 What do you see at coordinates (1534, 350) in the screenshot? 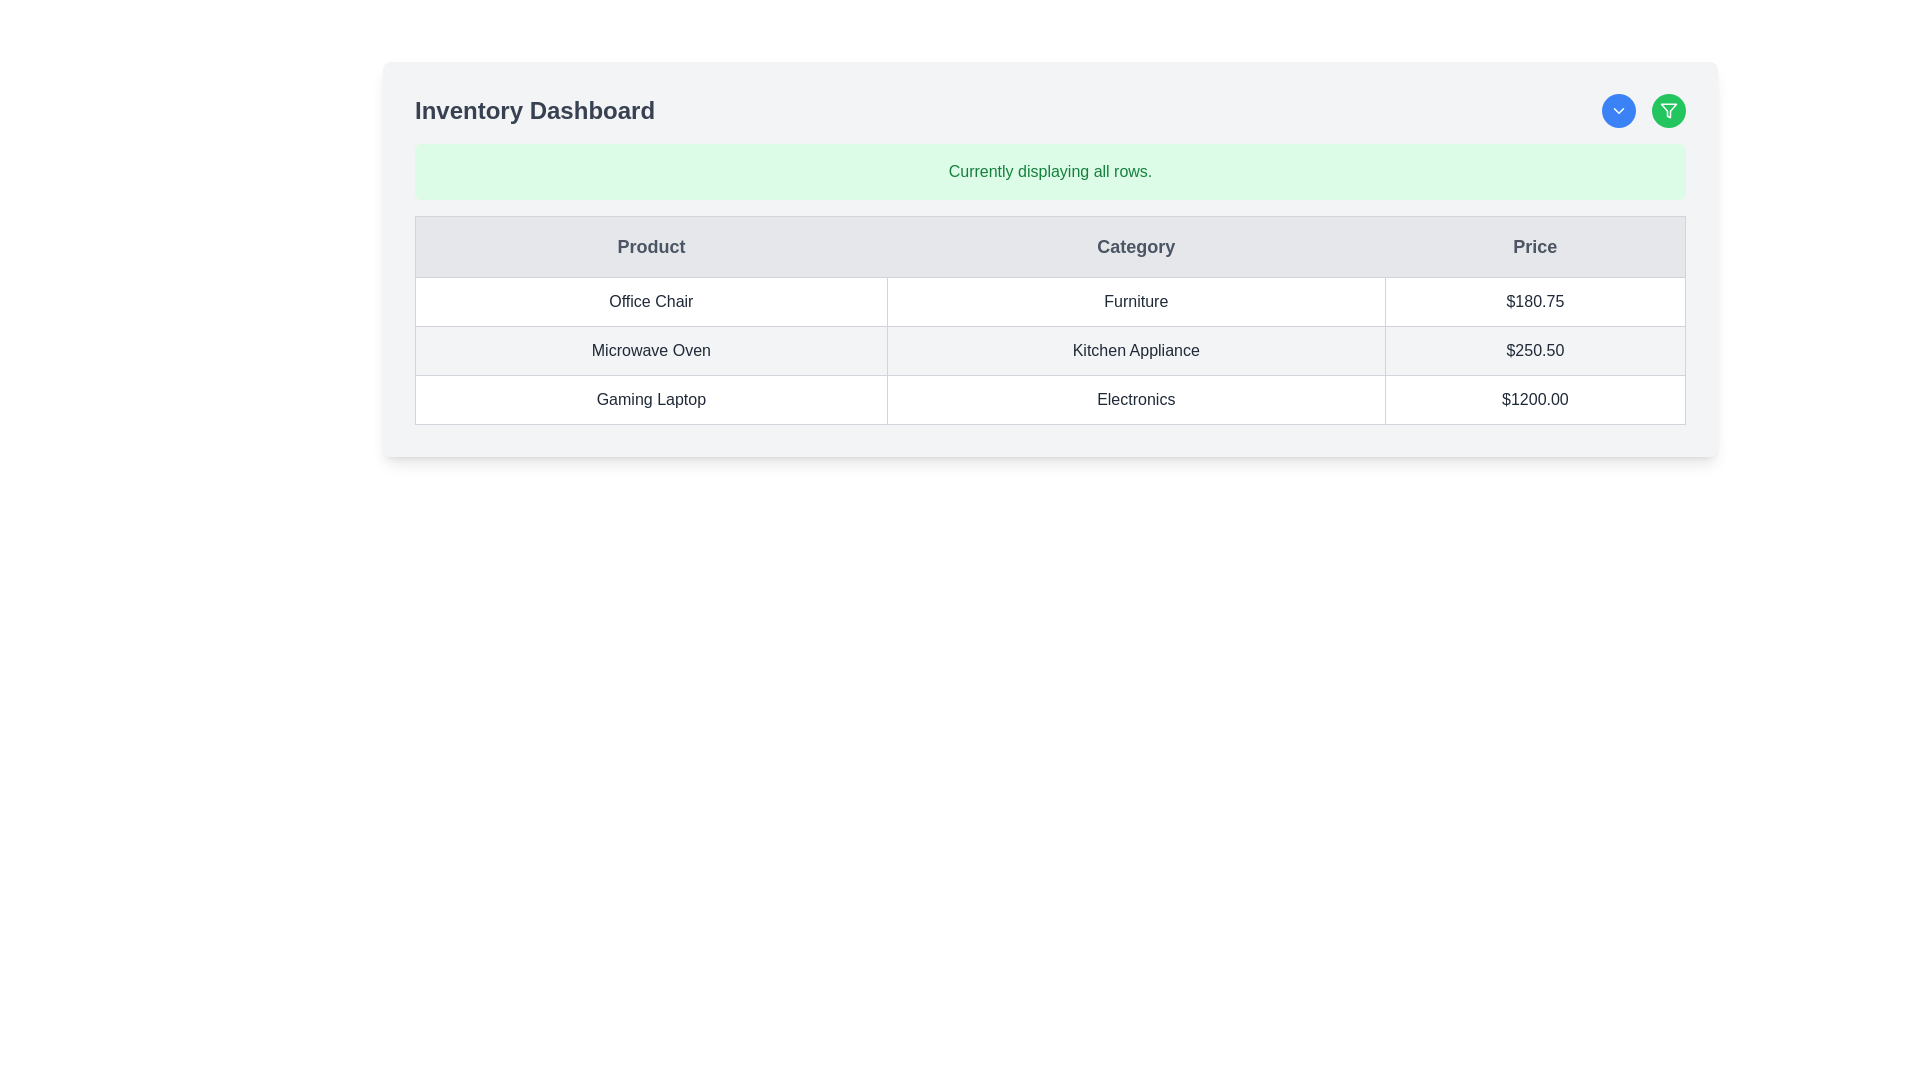
I see `the text label displaying the price '$250.50' located in the third column of the second row of the table` at bounding box center [1534, 350].